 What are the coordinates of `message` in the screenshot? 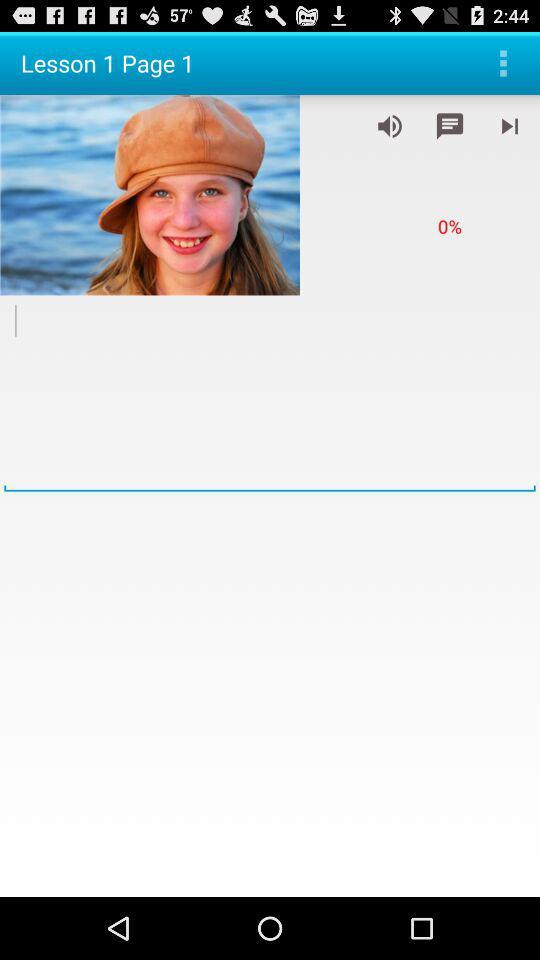 It's located at (449, 125).